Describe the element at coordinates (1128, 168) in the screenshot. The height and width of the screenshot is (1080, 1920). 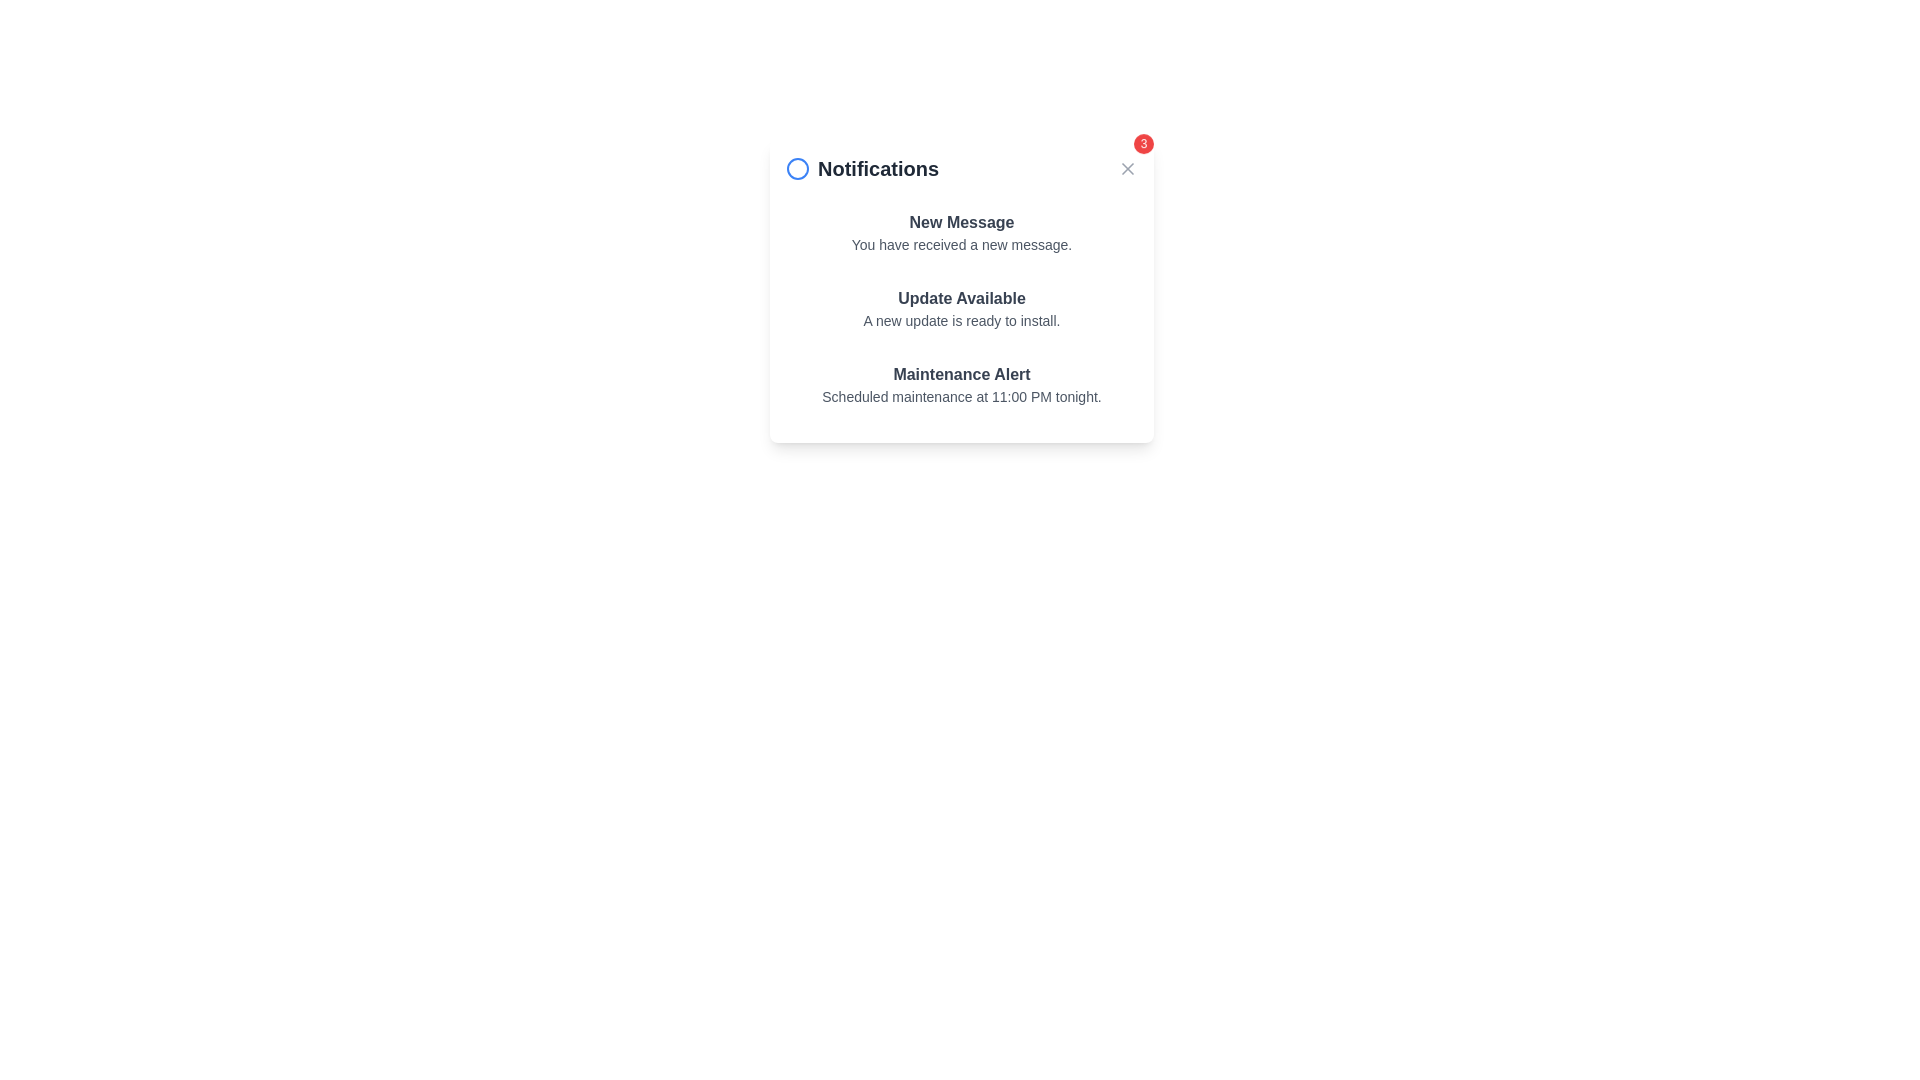
I see `the close button located at the top-right corner of the notification panel` at that location.